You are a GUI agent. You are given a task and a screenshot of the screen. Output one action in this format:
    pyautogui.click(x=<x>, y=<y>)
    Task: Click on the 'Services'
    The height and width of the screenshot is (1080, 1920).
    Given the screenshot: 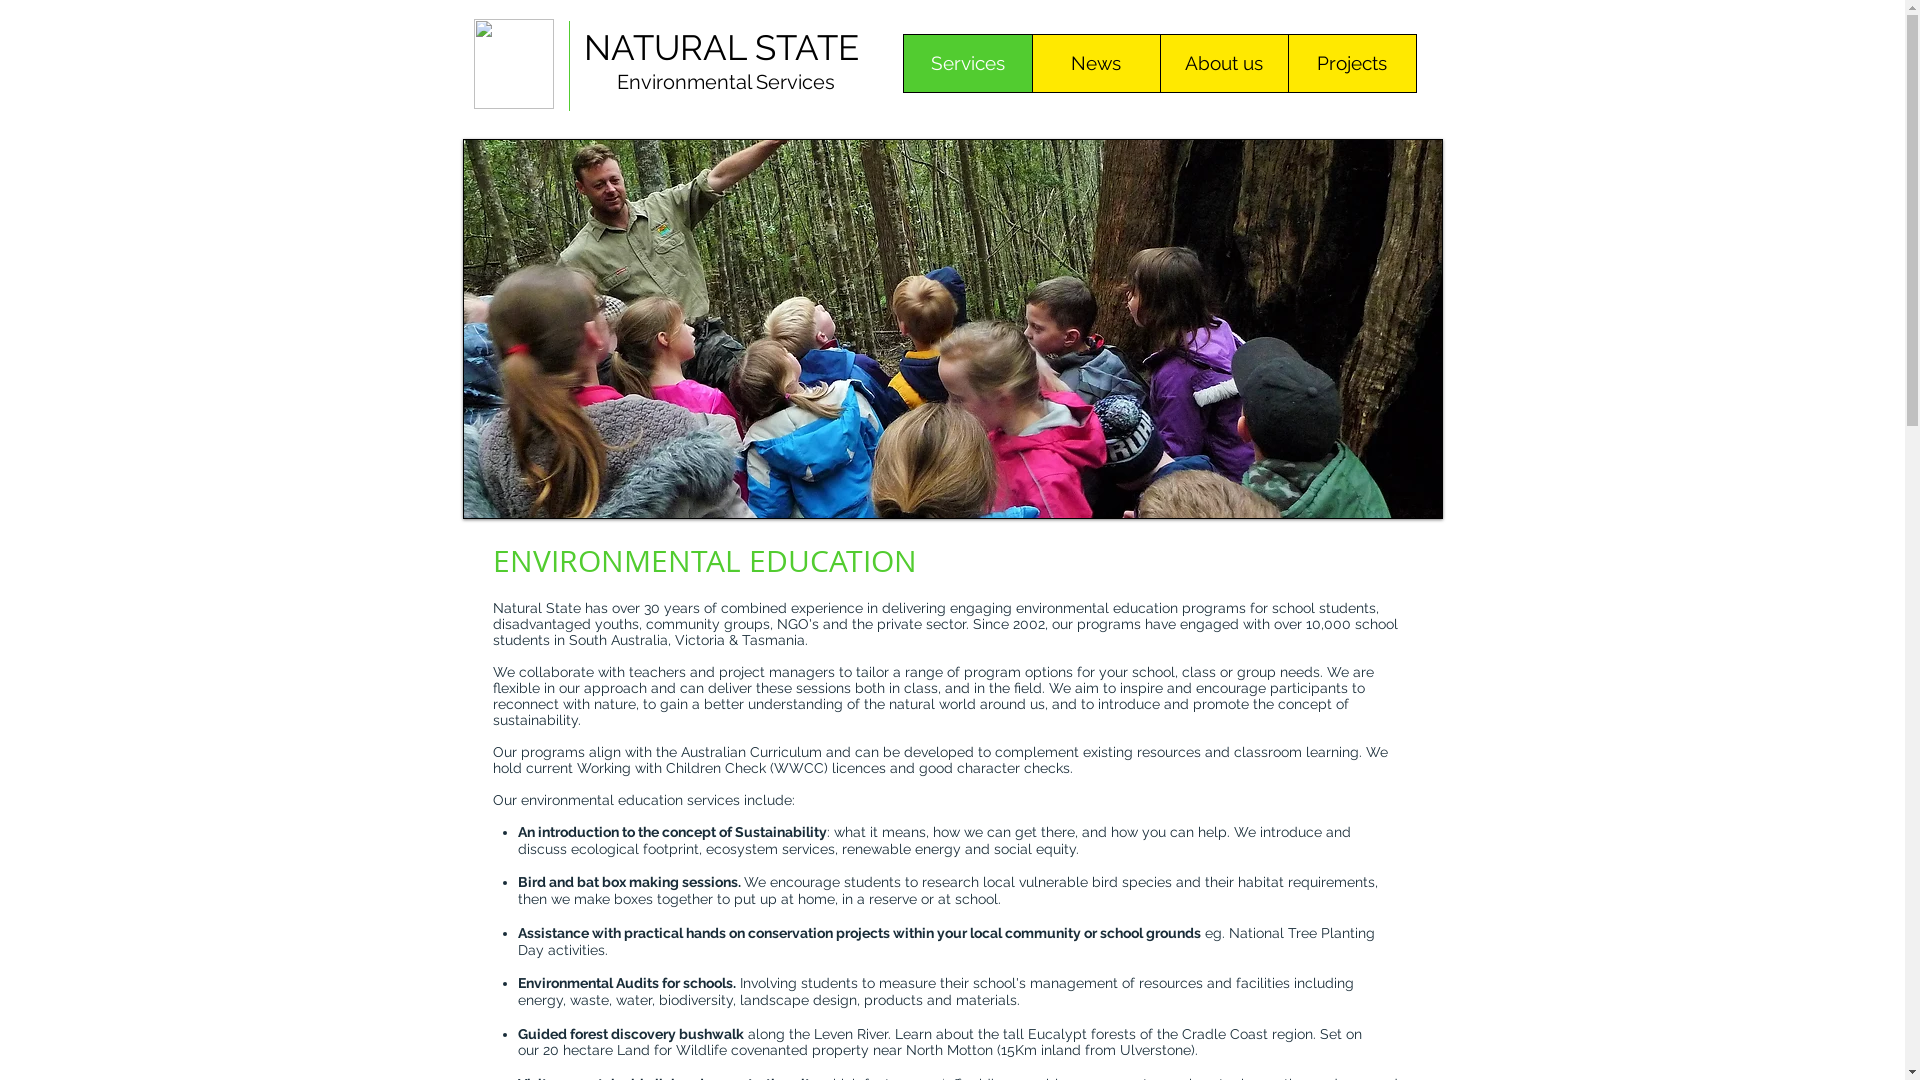 What is the action you would take?
    pyautogui.click(x=968, y=62)
    